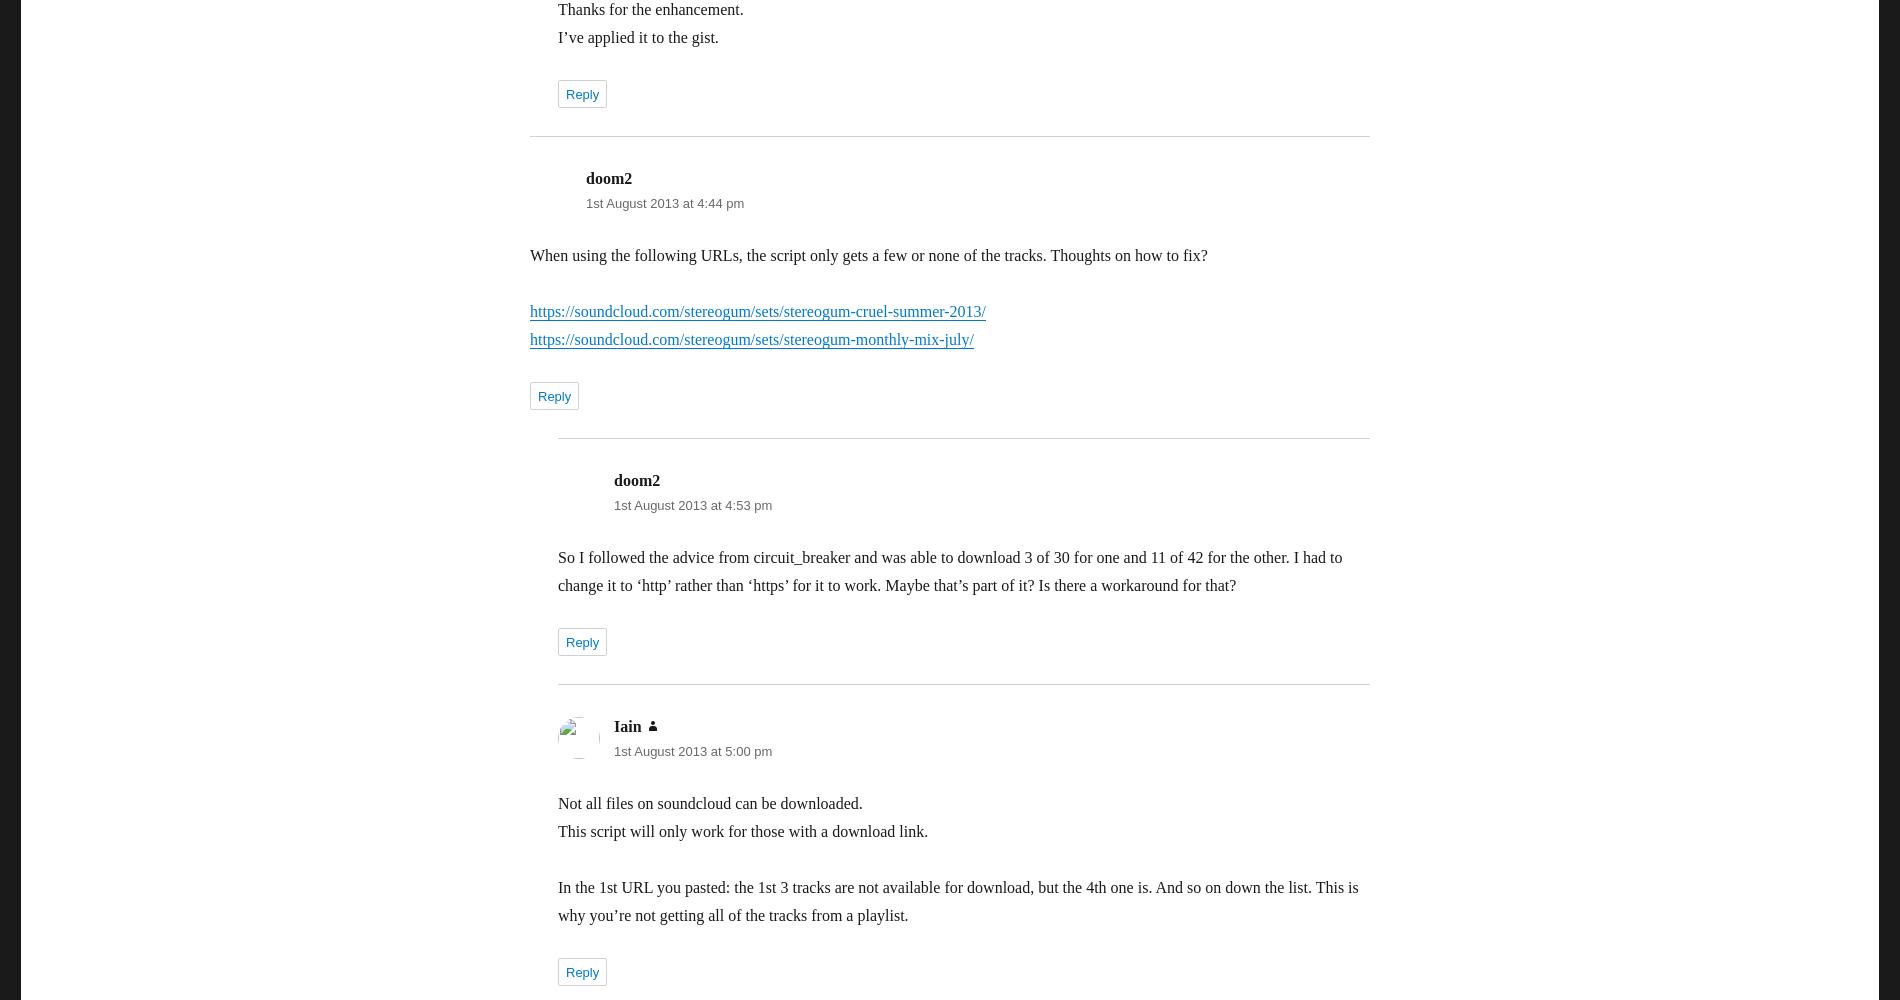 The width and height of the screenshot is (1900, 1000). Describe the element at coordinates (692, 751) in the screenshot. I see `'1st August 2013 at 5:00 pm'` at that location.